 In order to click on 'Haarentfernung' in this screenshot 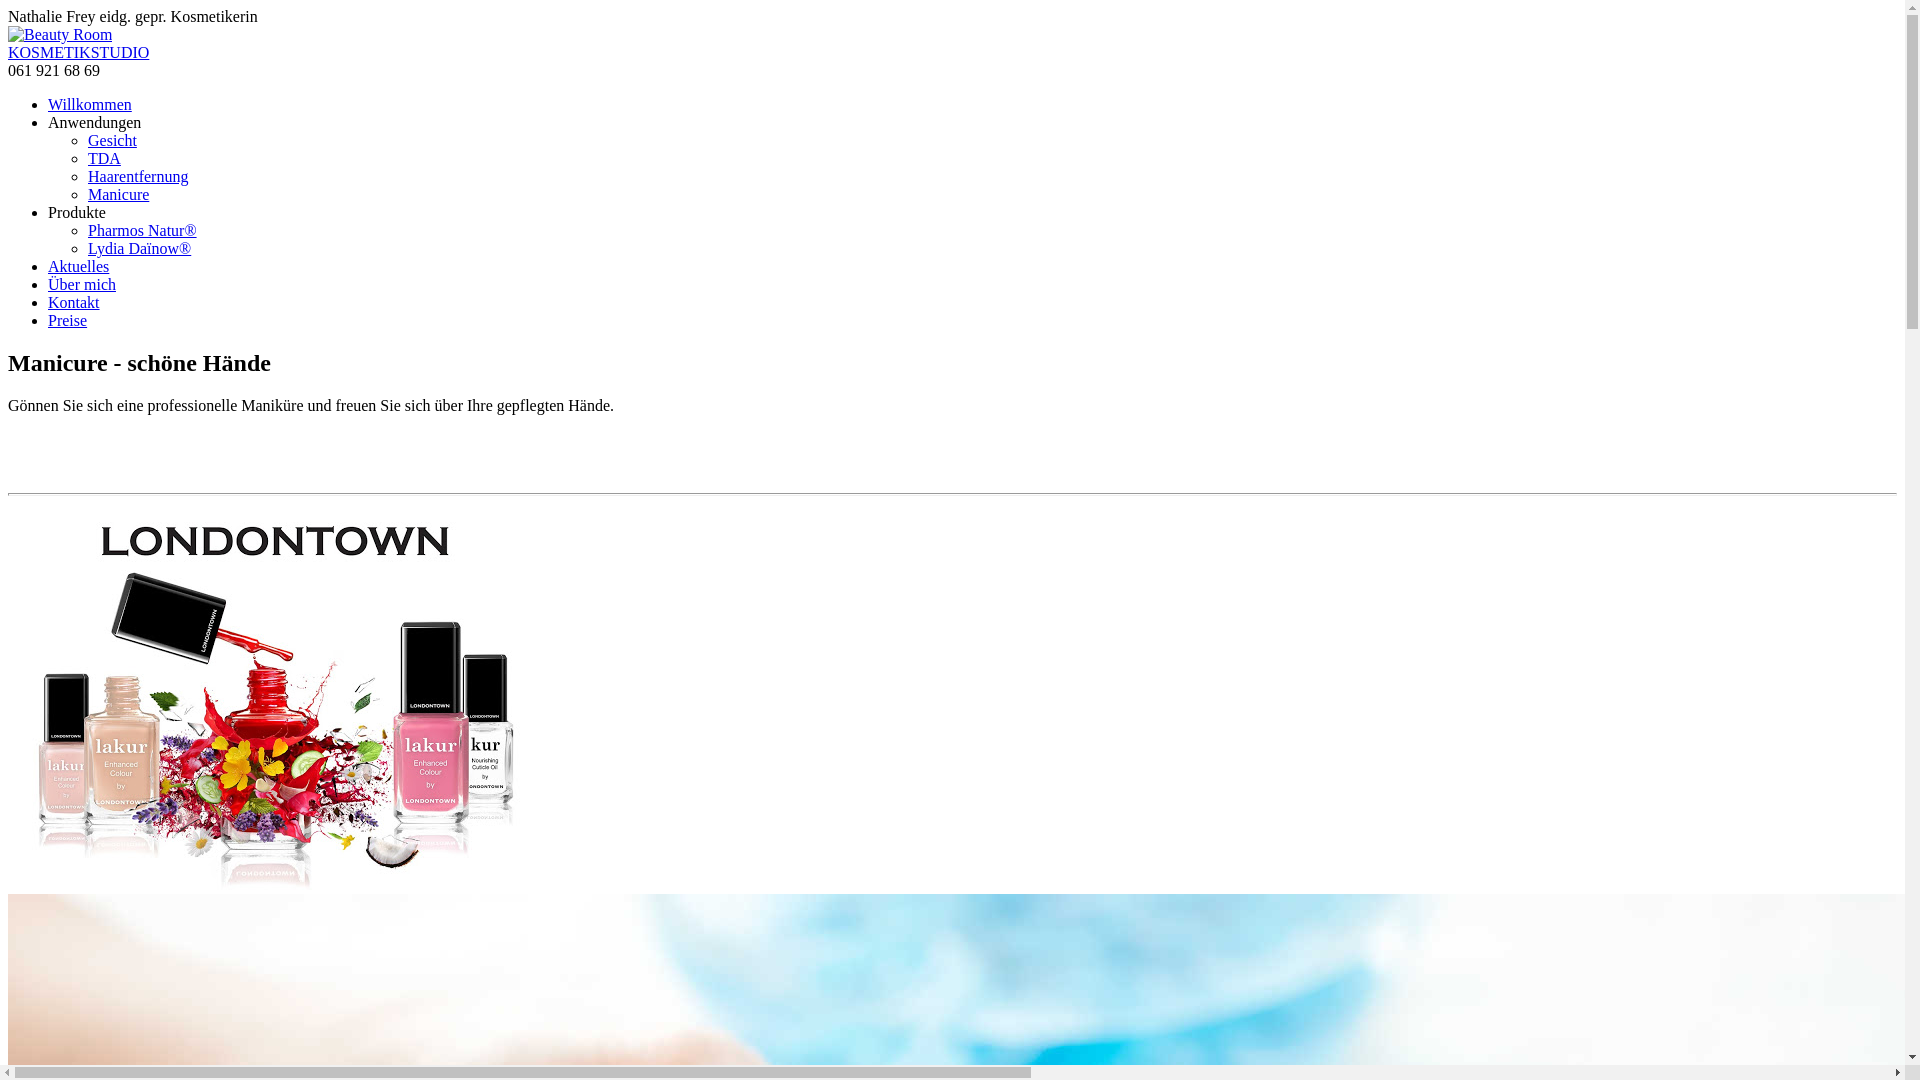, I will do `click(86, 175)`.